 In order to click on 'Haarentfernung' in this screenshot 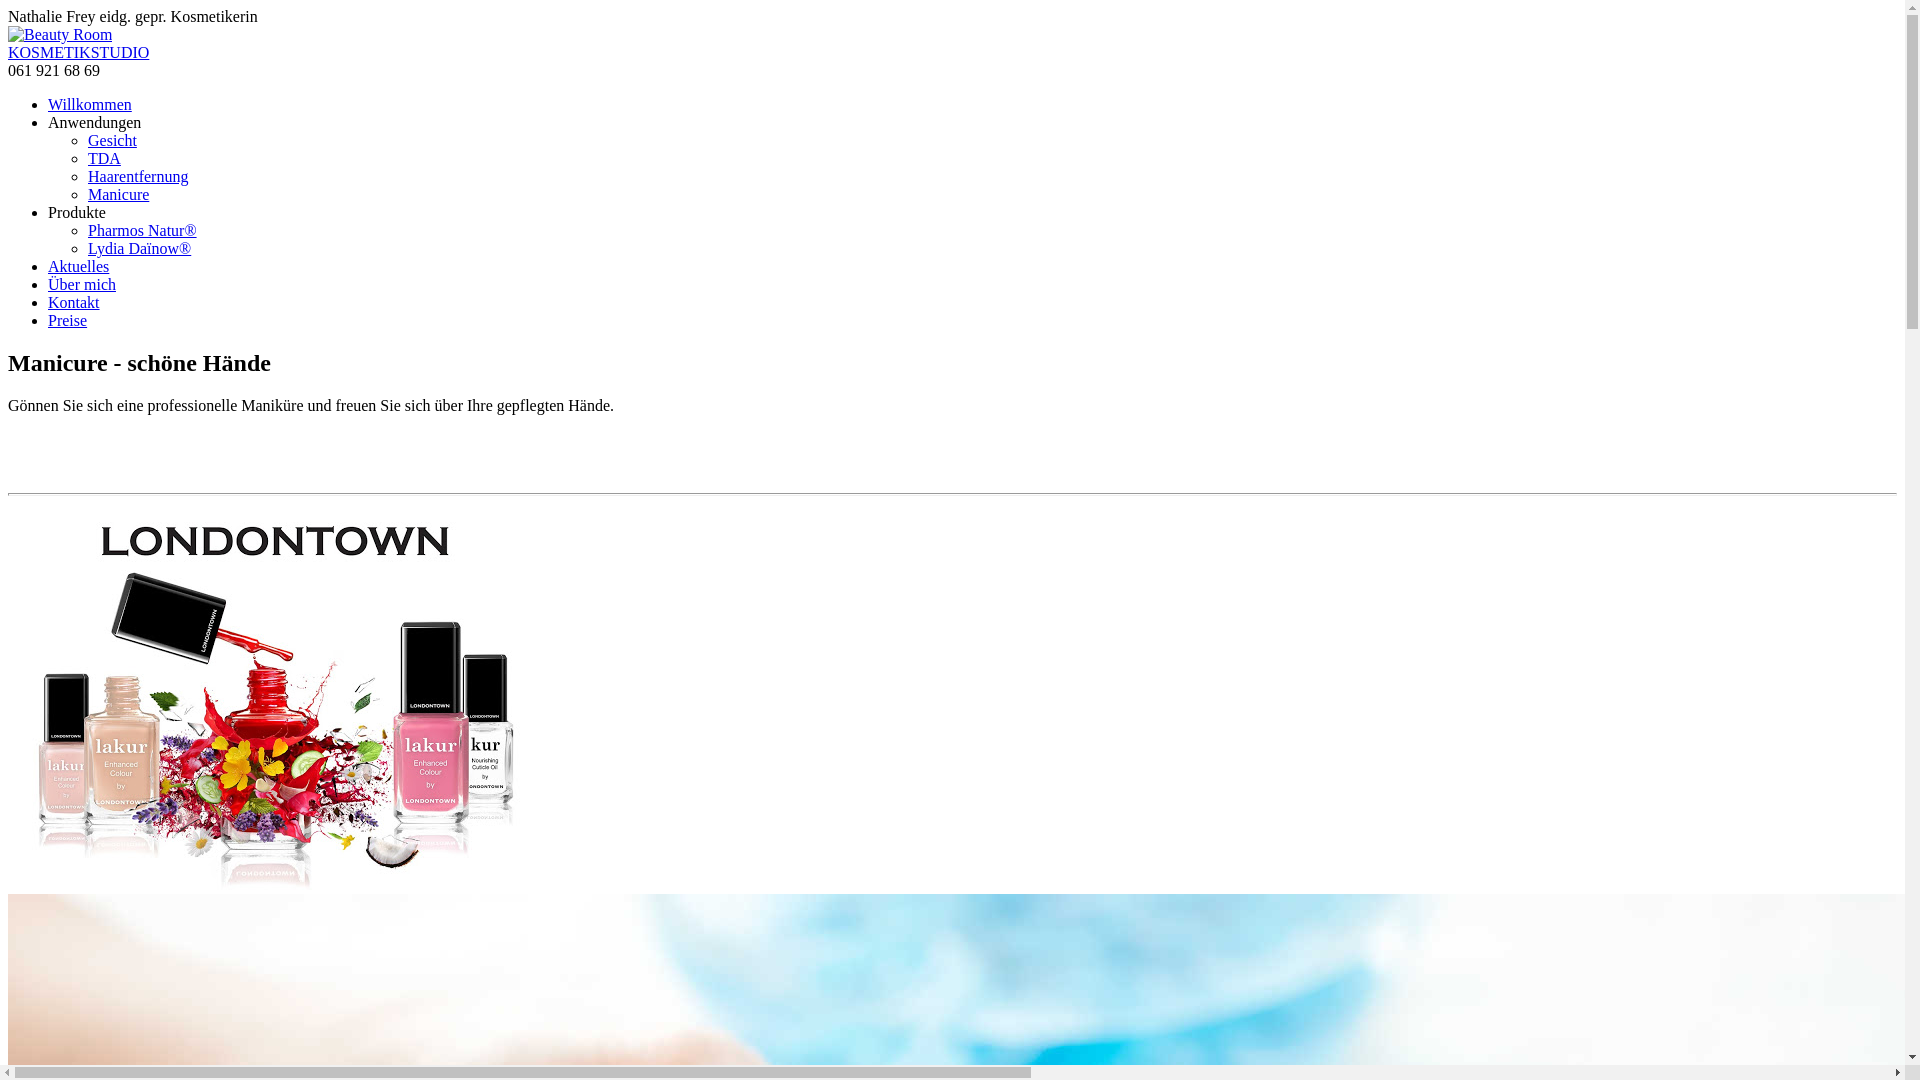, I will do `click(86, 175)`.